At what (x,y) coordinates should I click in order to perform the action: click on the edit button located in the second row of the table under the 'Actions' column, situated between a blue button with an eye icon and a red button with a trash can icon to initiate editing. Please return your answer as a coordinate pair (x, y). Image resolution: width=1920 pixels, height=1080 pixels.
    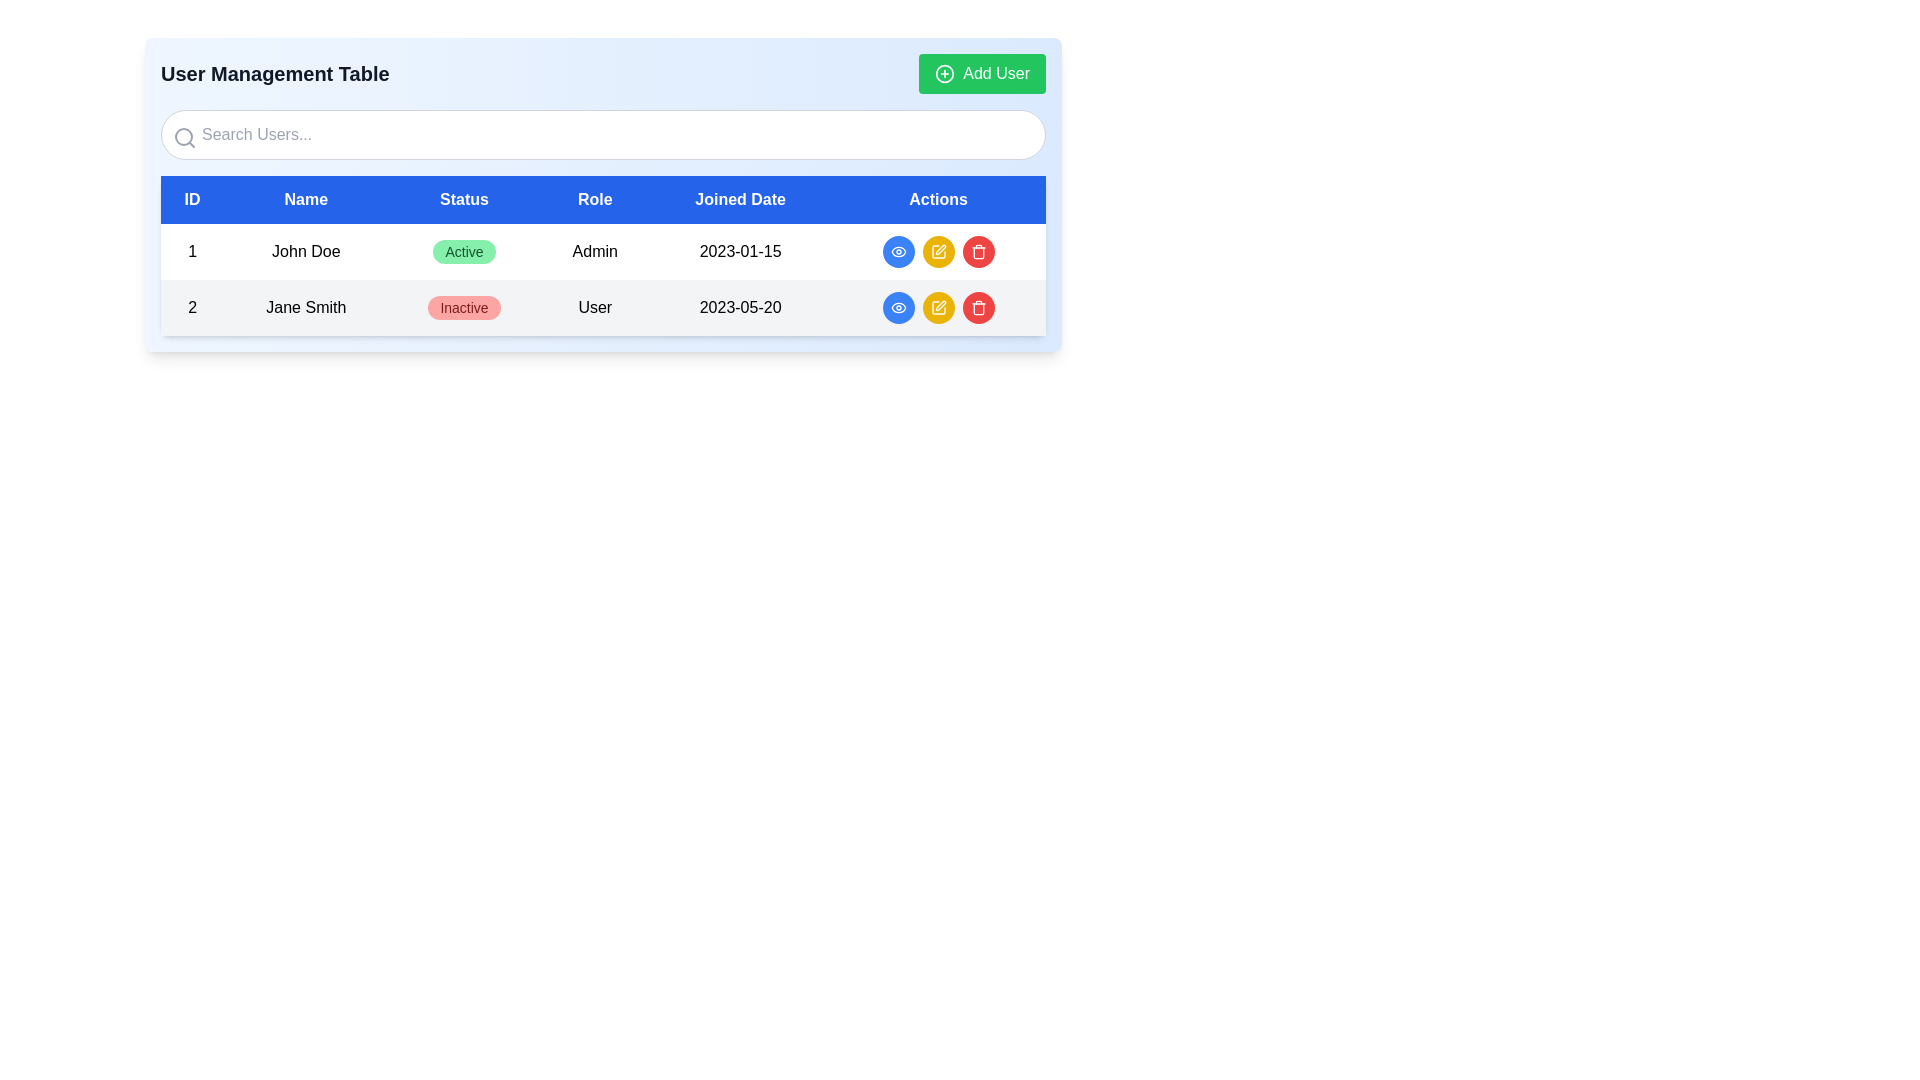
    Looking at the image, I should click on (937, 308).